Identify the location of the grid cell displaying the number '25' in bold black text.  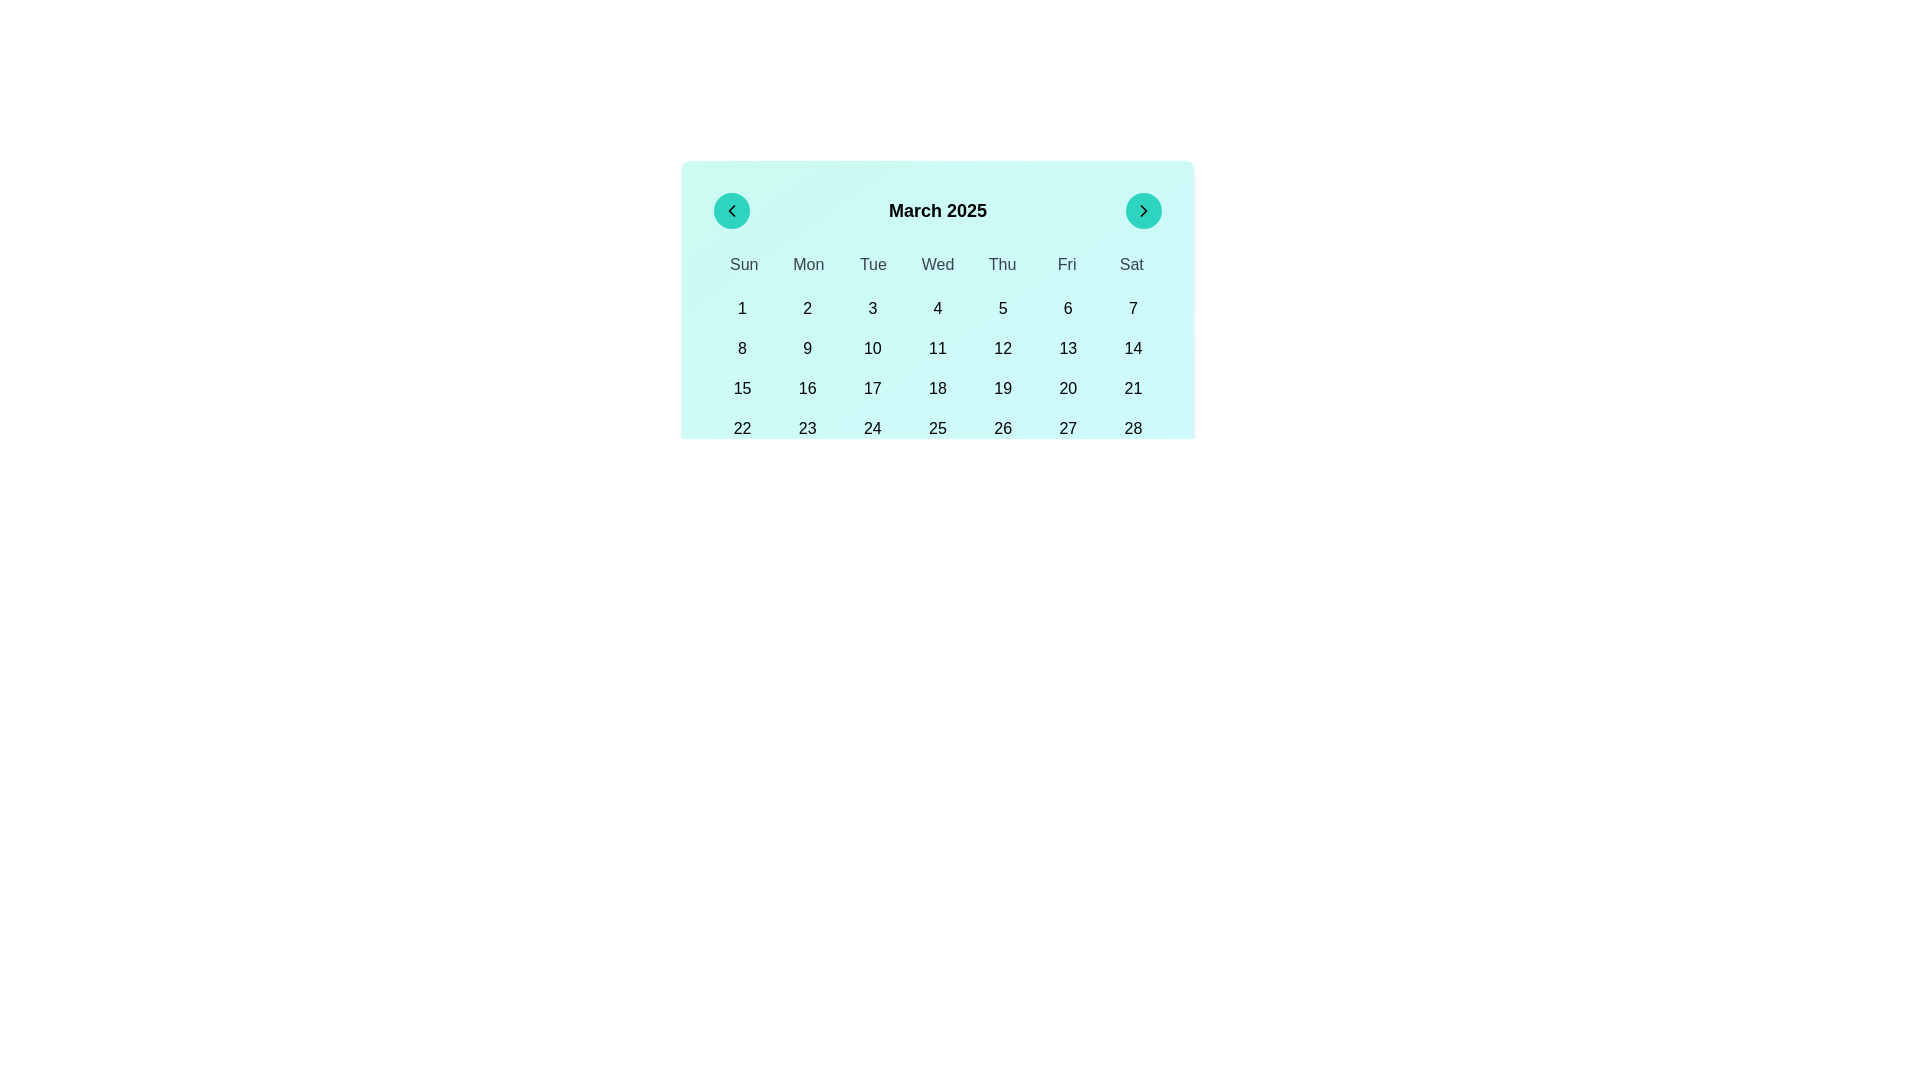
(936, 427).